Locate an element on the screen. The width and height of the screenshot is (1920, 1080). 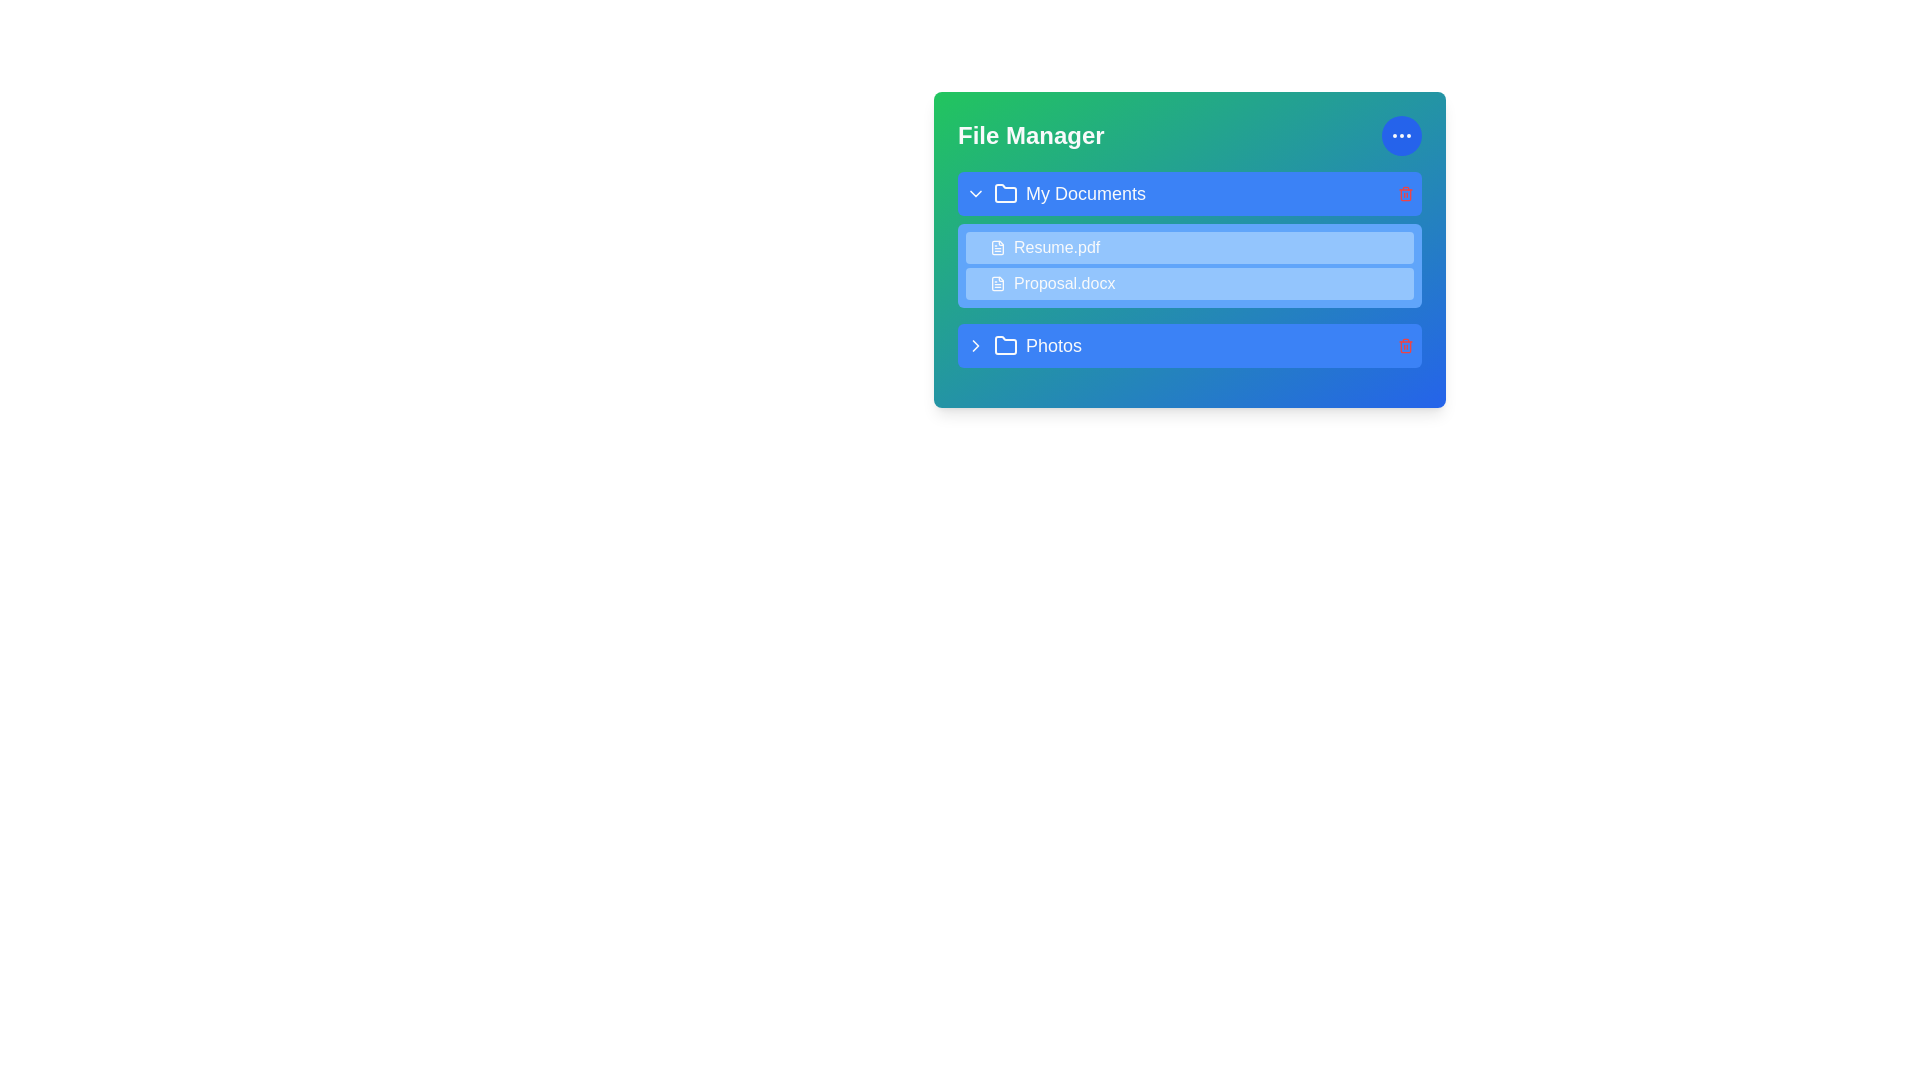
the 'My Documents' label which is styled in a large font and accompanied by a folder icon, located in the first row of the file manager's main panel is located at coordinates (1055, 193).